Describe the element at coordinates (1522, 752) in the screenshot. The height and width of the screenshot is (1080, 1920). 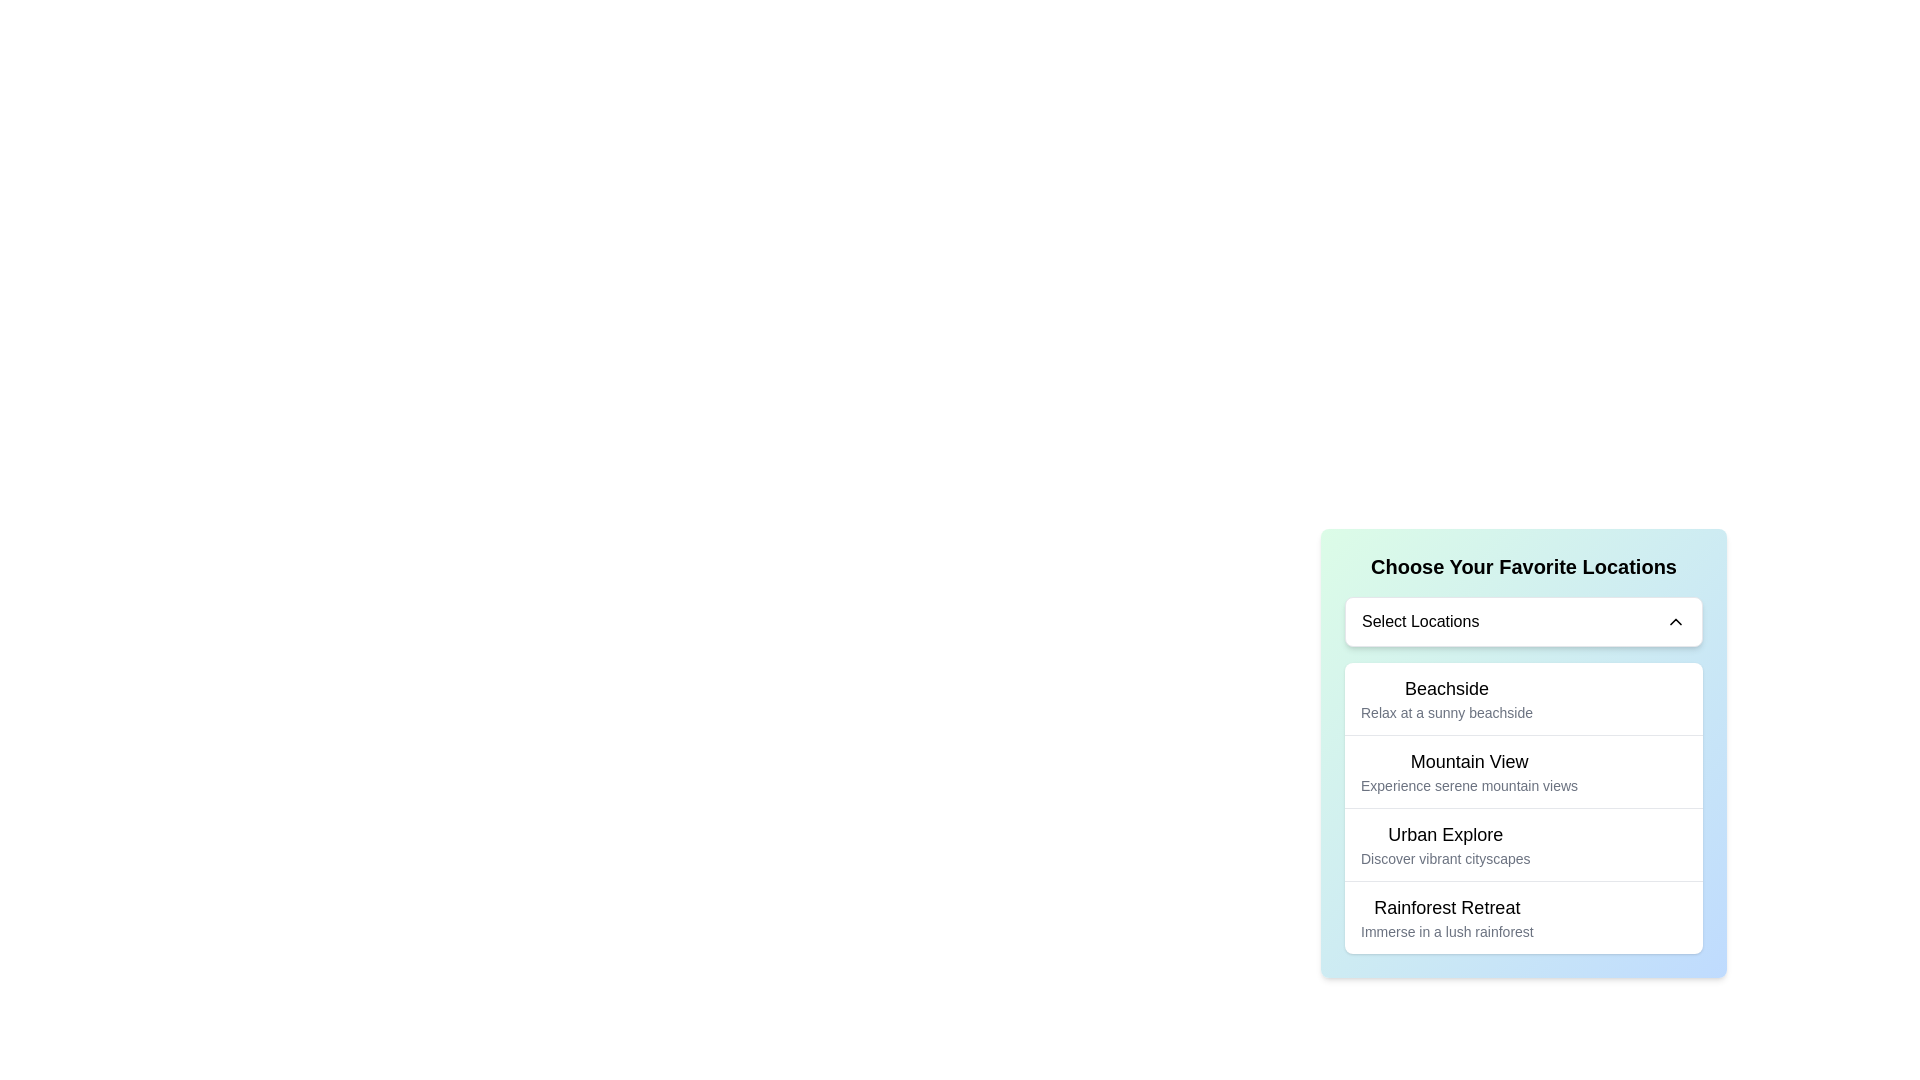
I see `the selectable list item labeled 'Mountain View', which is the second option in the list under 'Choose Your Favorite Locations'` at that location.